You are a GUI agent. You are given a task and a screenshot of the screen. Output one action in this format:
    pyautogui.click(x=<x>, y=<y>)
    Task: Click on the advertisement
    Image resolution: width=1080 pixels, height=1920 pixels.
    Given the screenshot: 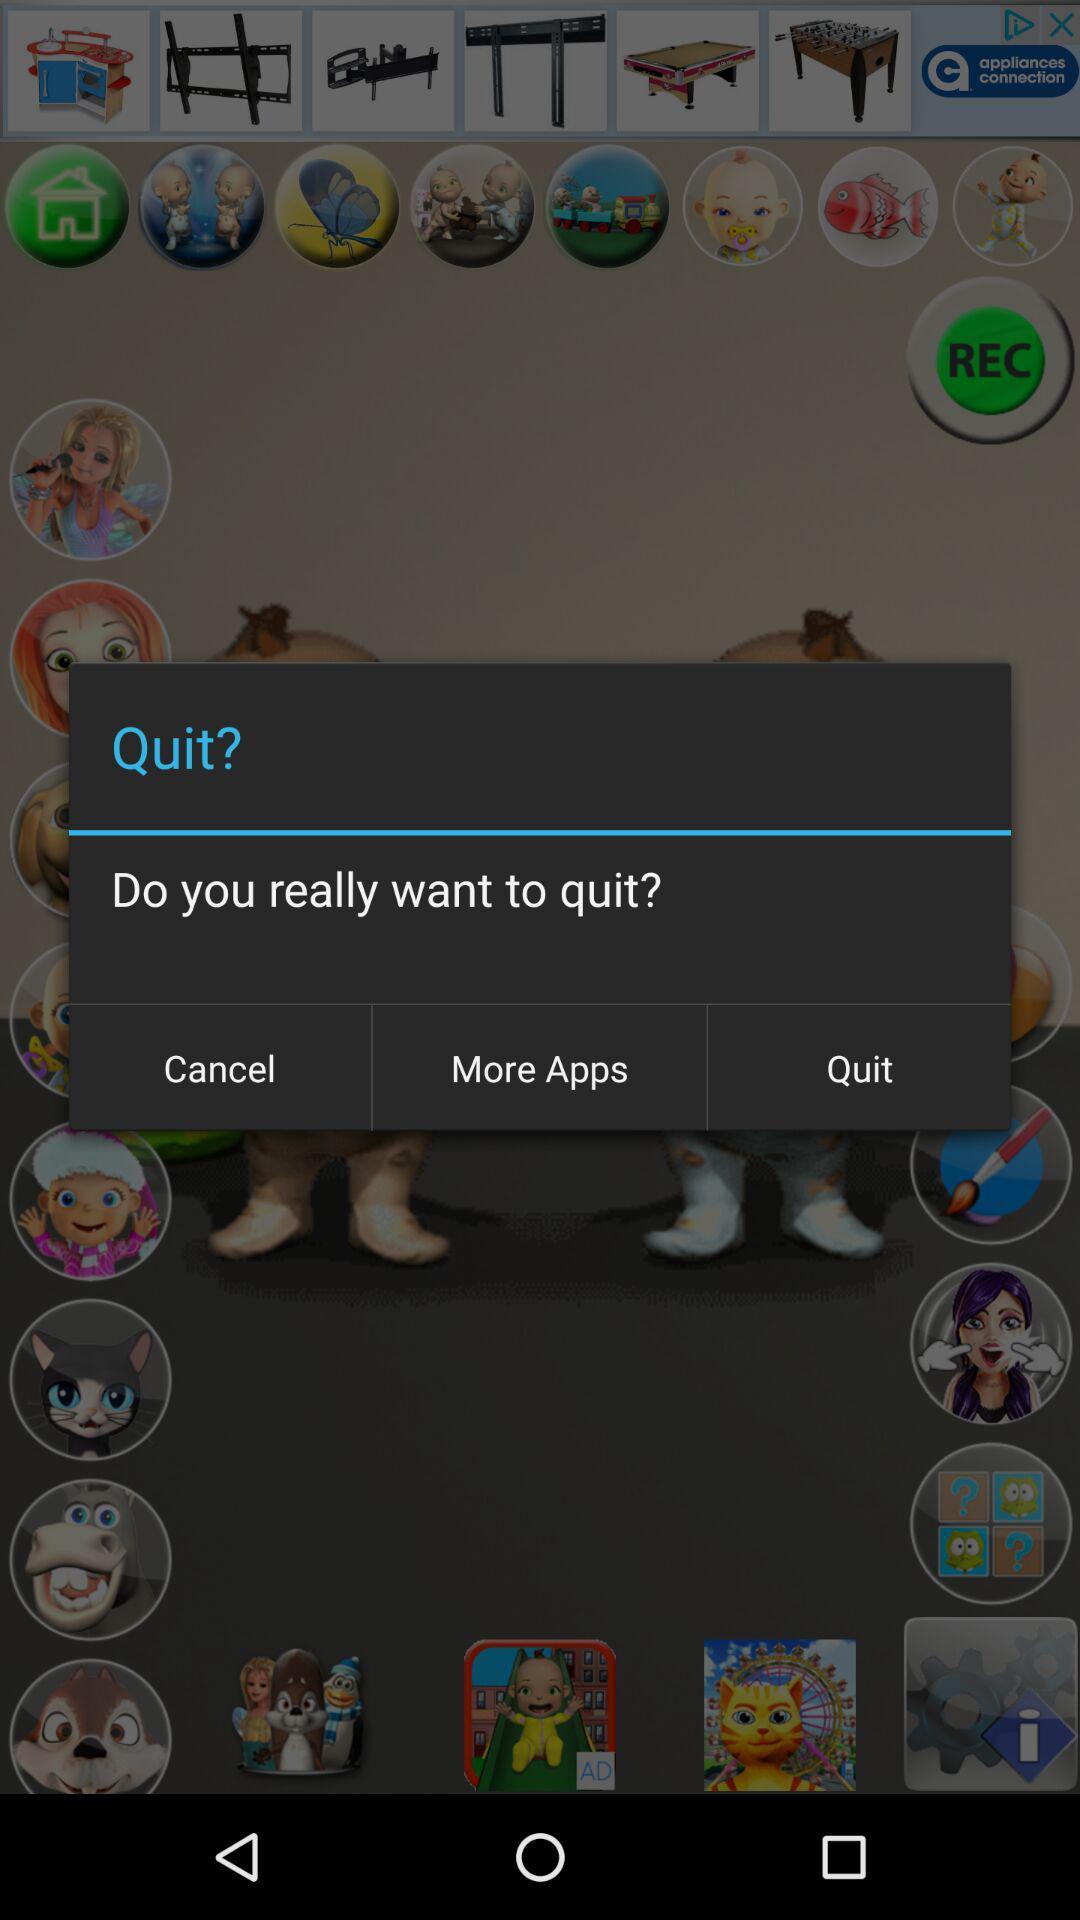 What is the action you would take?
    pyautogui.click(x=540, y=70)
    